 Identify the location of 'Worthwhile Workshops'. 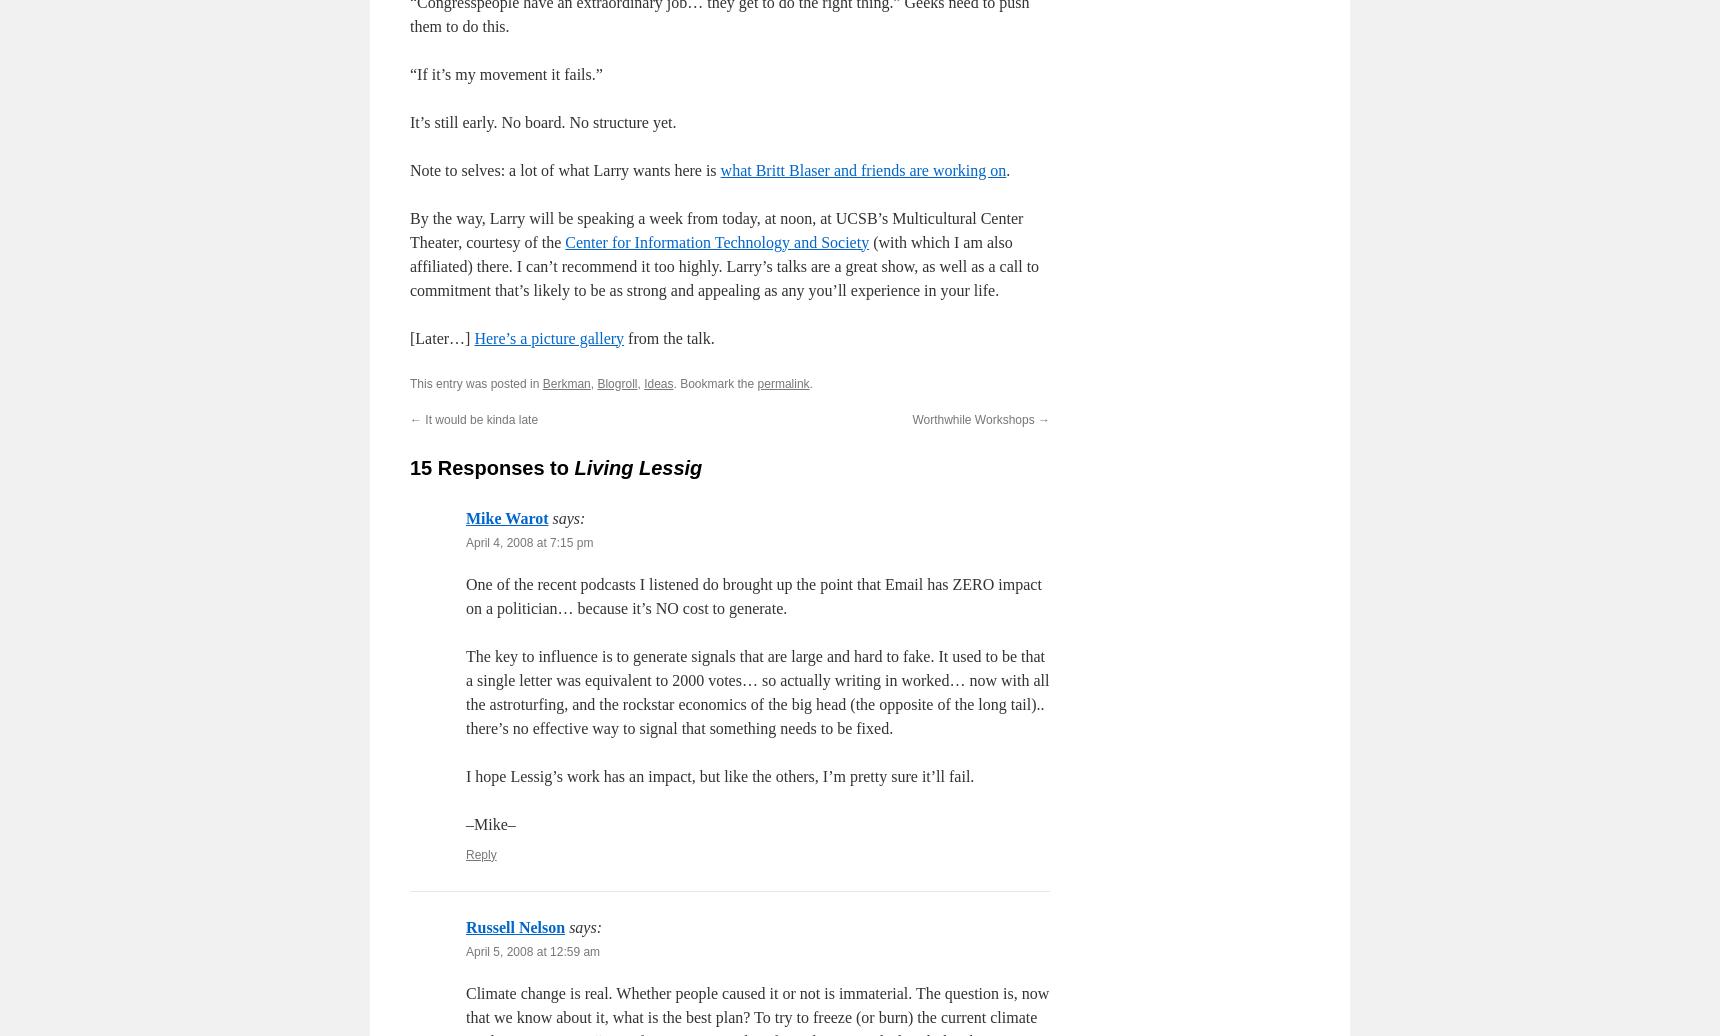
(910, 418).